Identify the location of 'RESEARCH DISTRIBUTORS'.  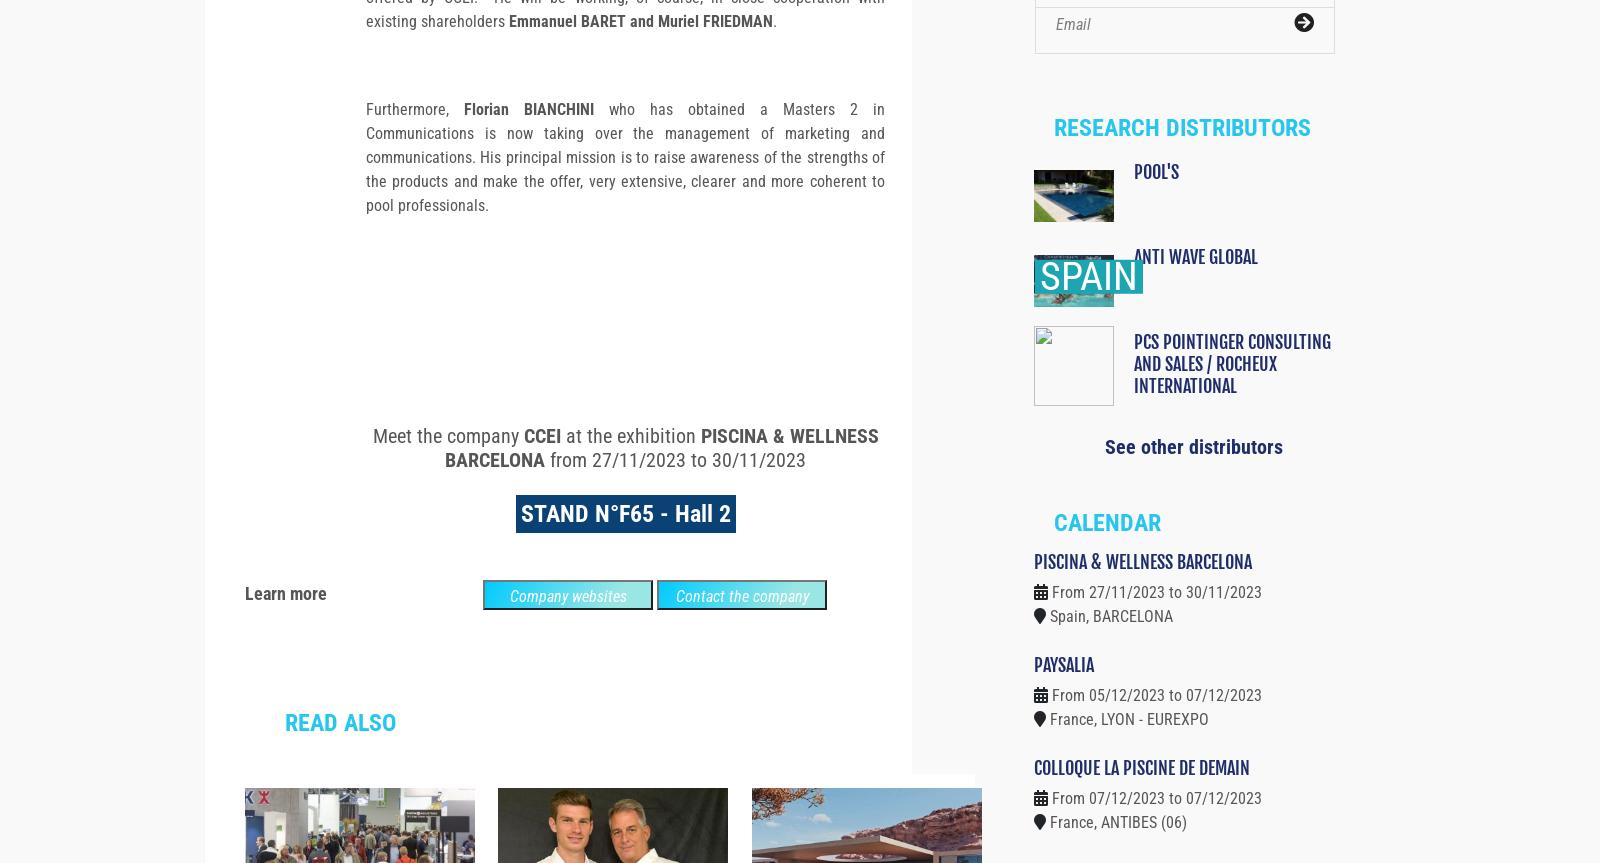
(1053, 162).